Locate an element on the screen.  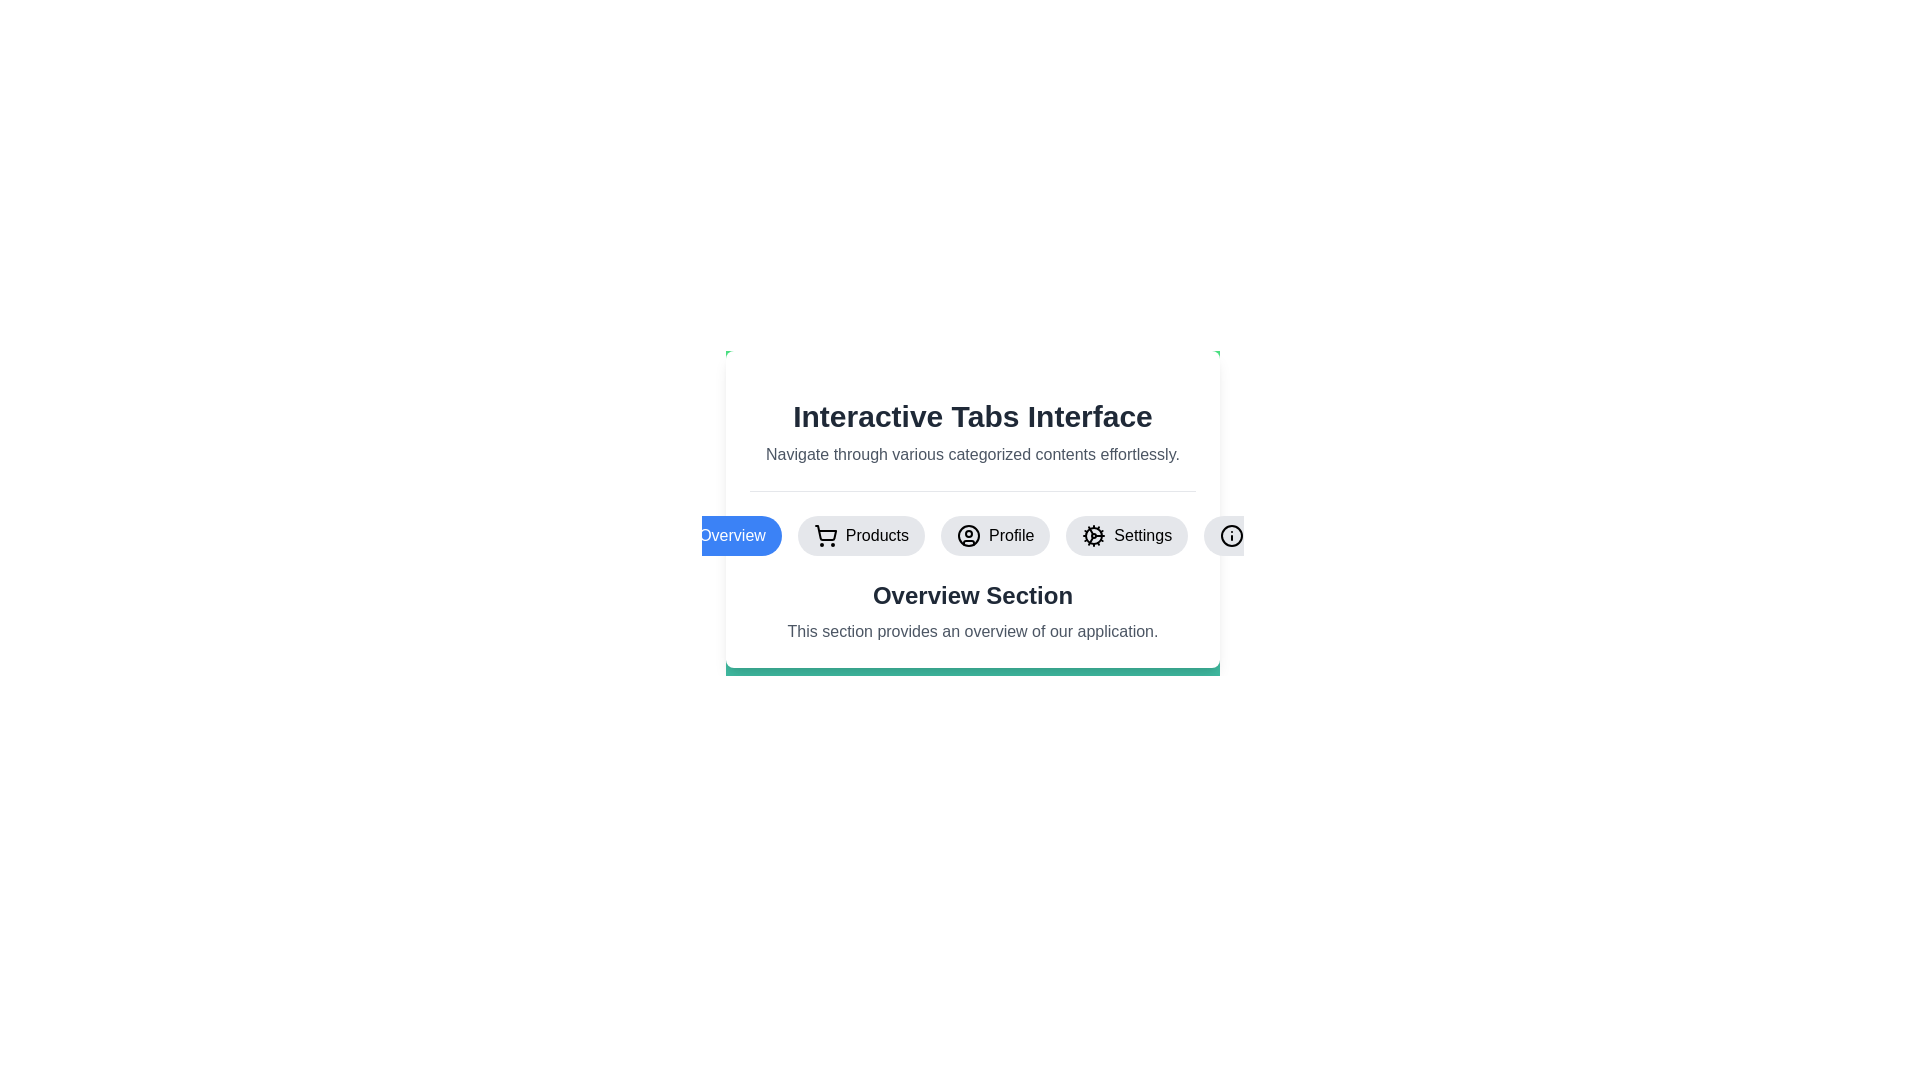
the cogwheel icon that is part of the 'Settings' button in the tab navigation bar, located fourth from the left is located at coordinates (1093, 535).